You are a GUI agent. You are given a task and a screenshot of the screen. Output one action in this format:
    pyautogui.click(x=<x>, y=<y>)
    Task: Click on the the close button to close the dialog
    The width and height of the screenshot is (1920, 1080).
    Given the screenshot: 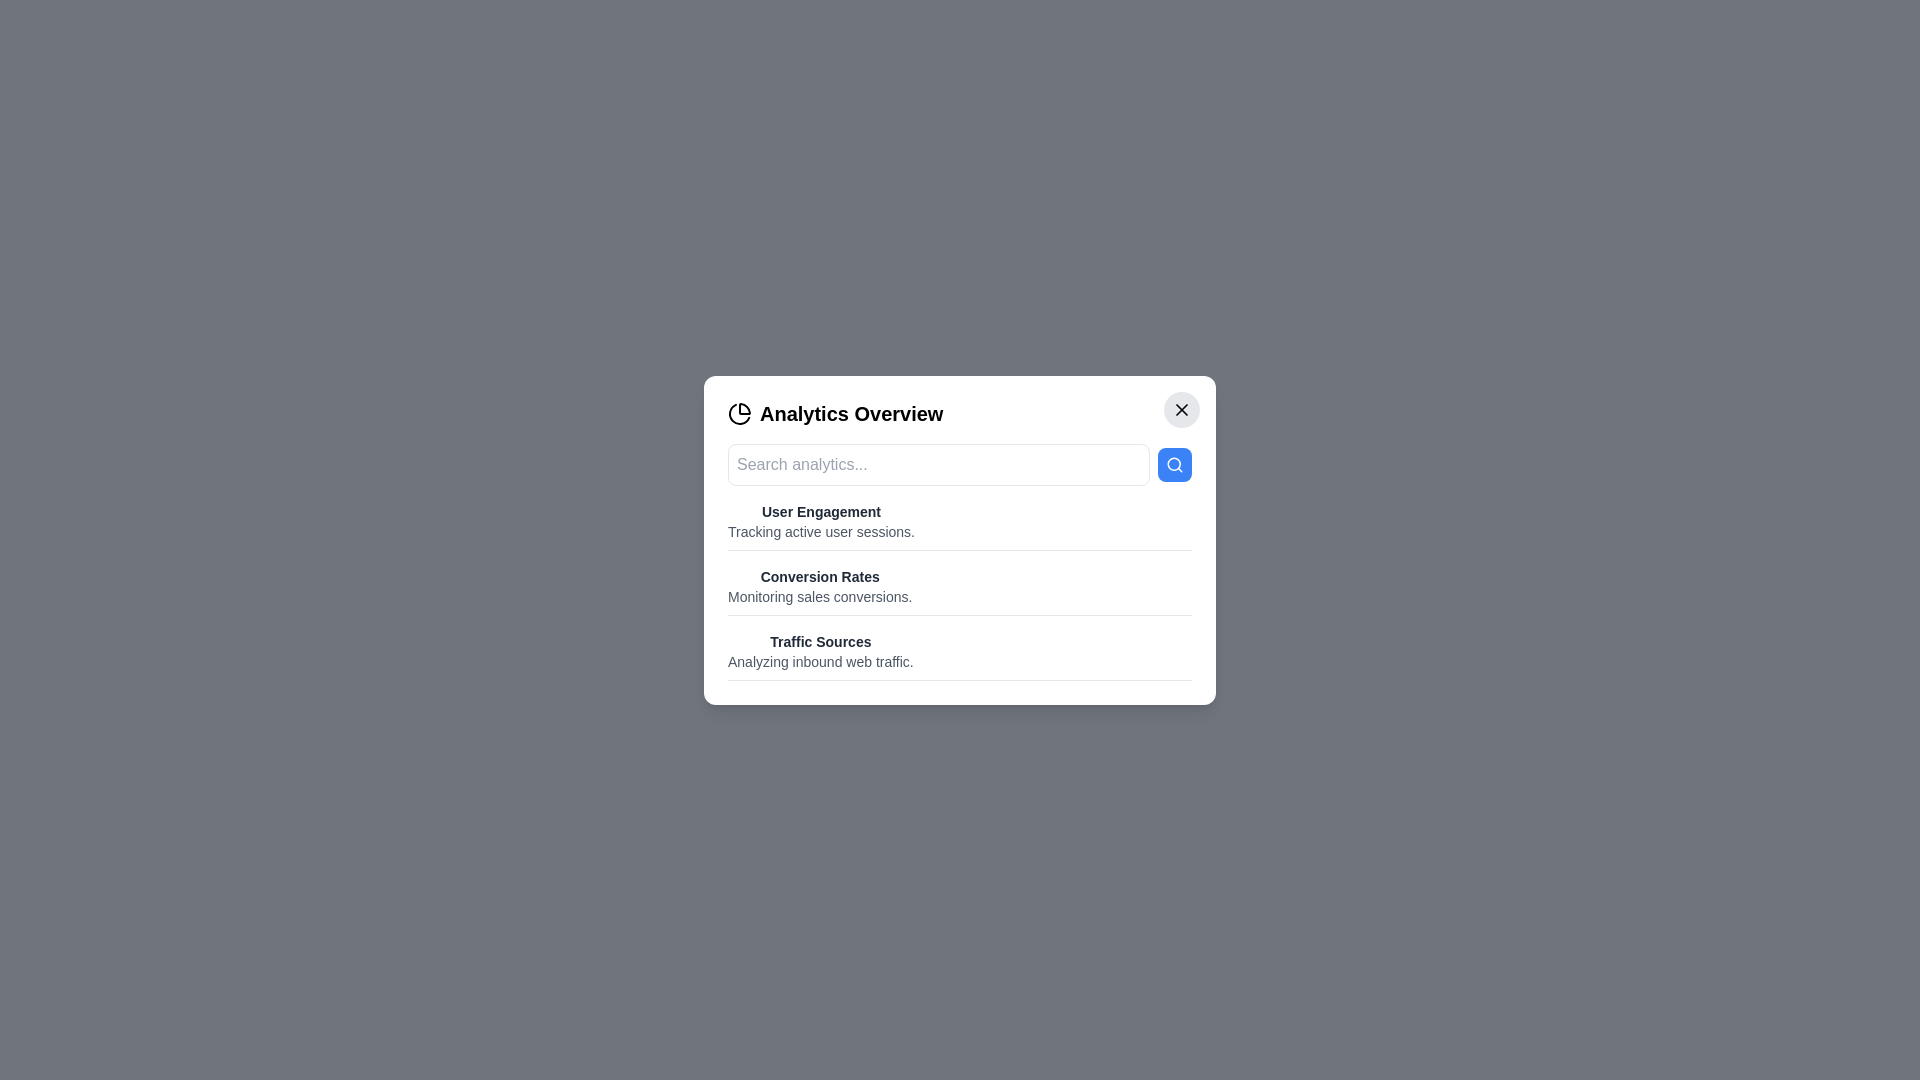 What is the action you would take?
    pyautogui.click(x=1181, y=408)
    